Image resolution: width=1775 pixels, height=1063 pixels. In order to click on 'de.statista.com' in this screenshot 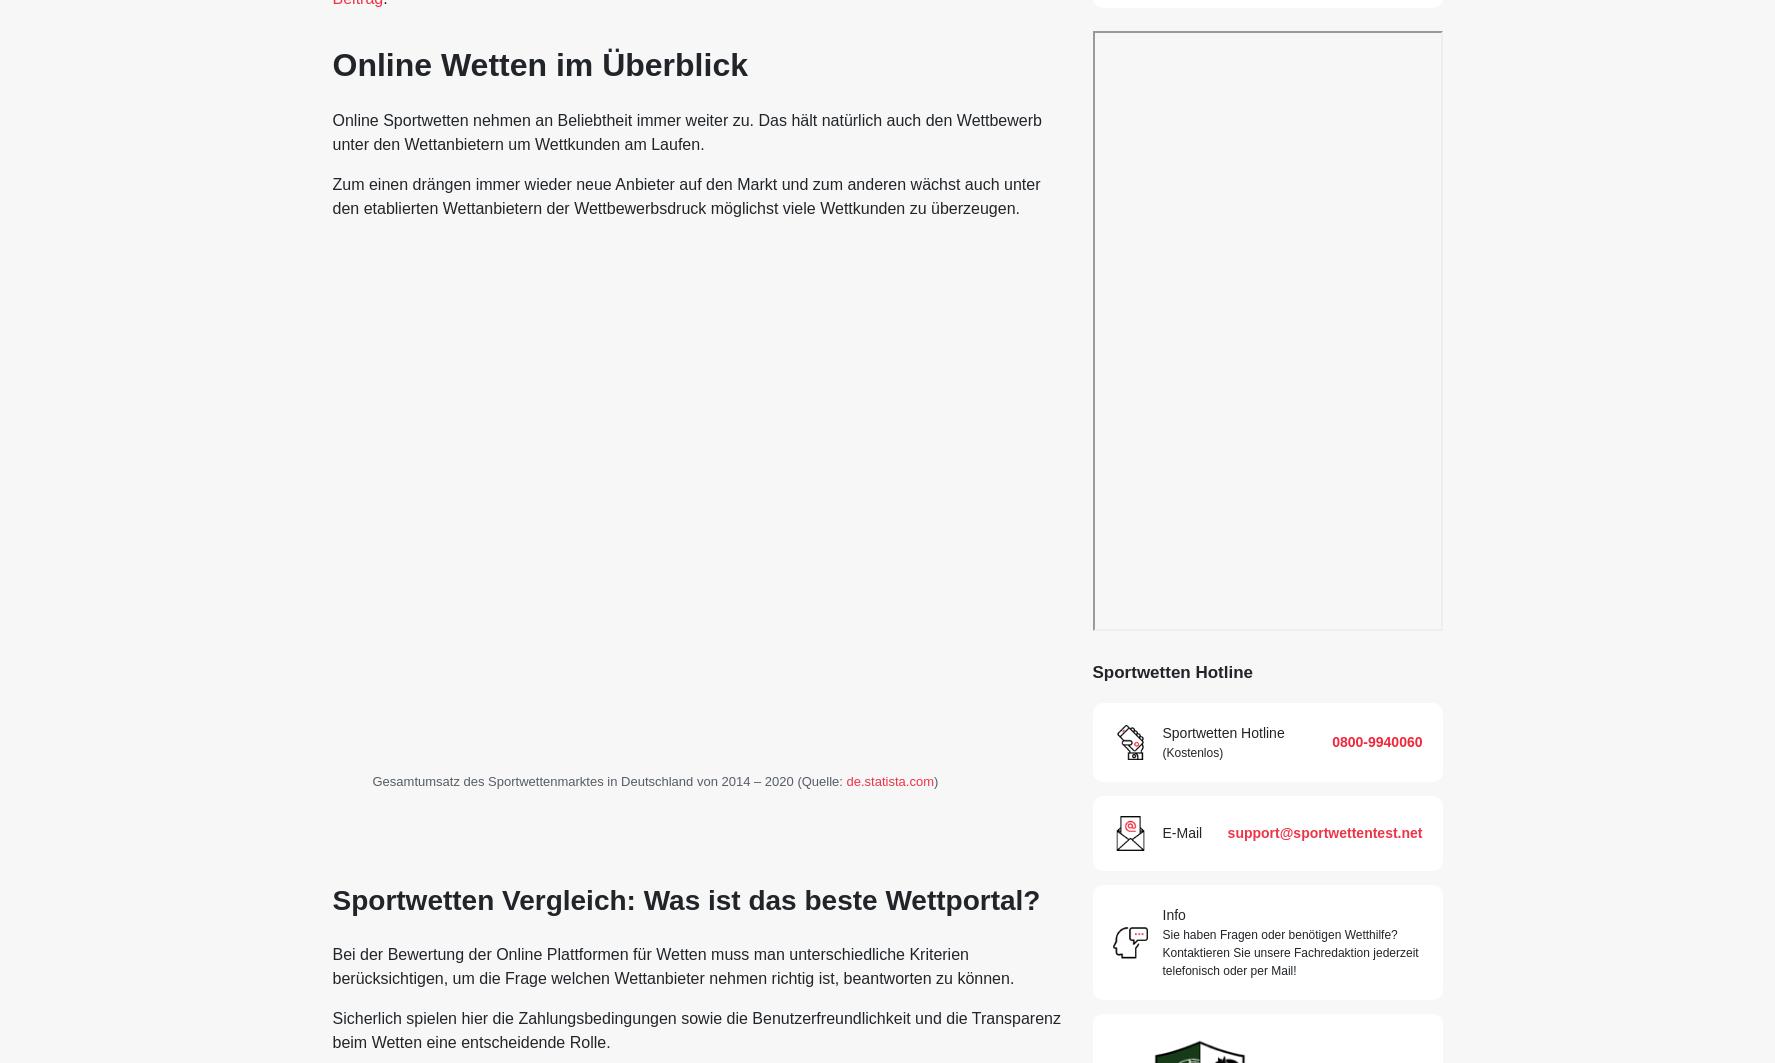, I will do `click(889, 779)`.